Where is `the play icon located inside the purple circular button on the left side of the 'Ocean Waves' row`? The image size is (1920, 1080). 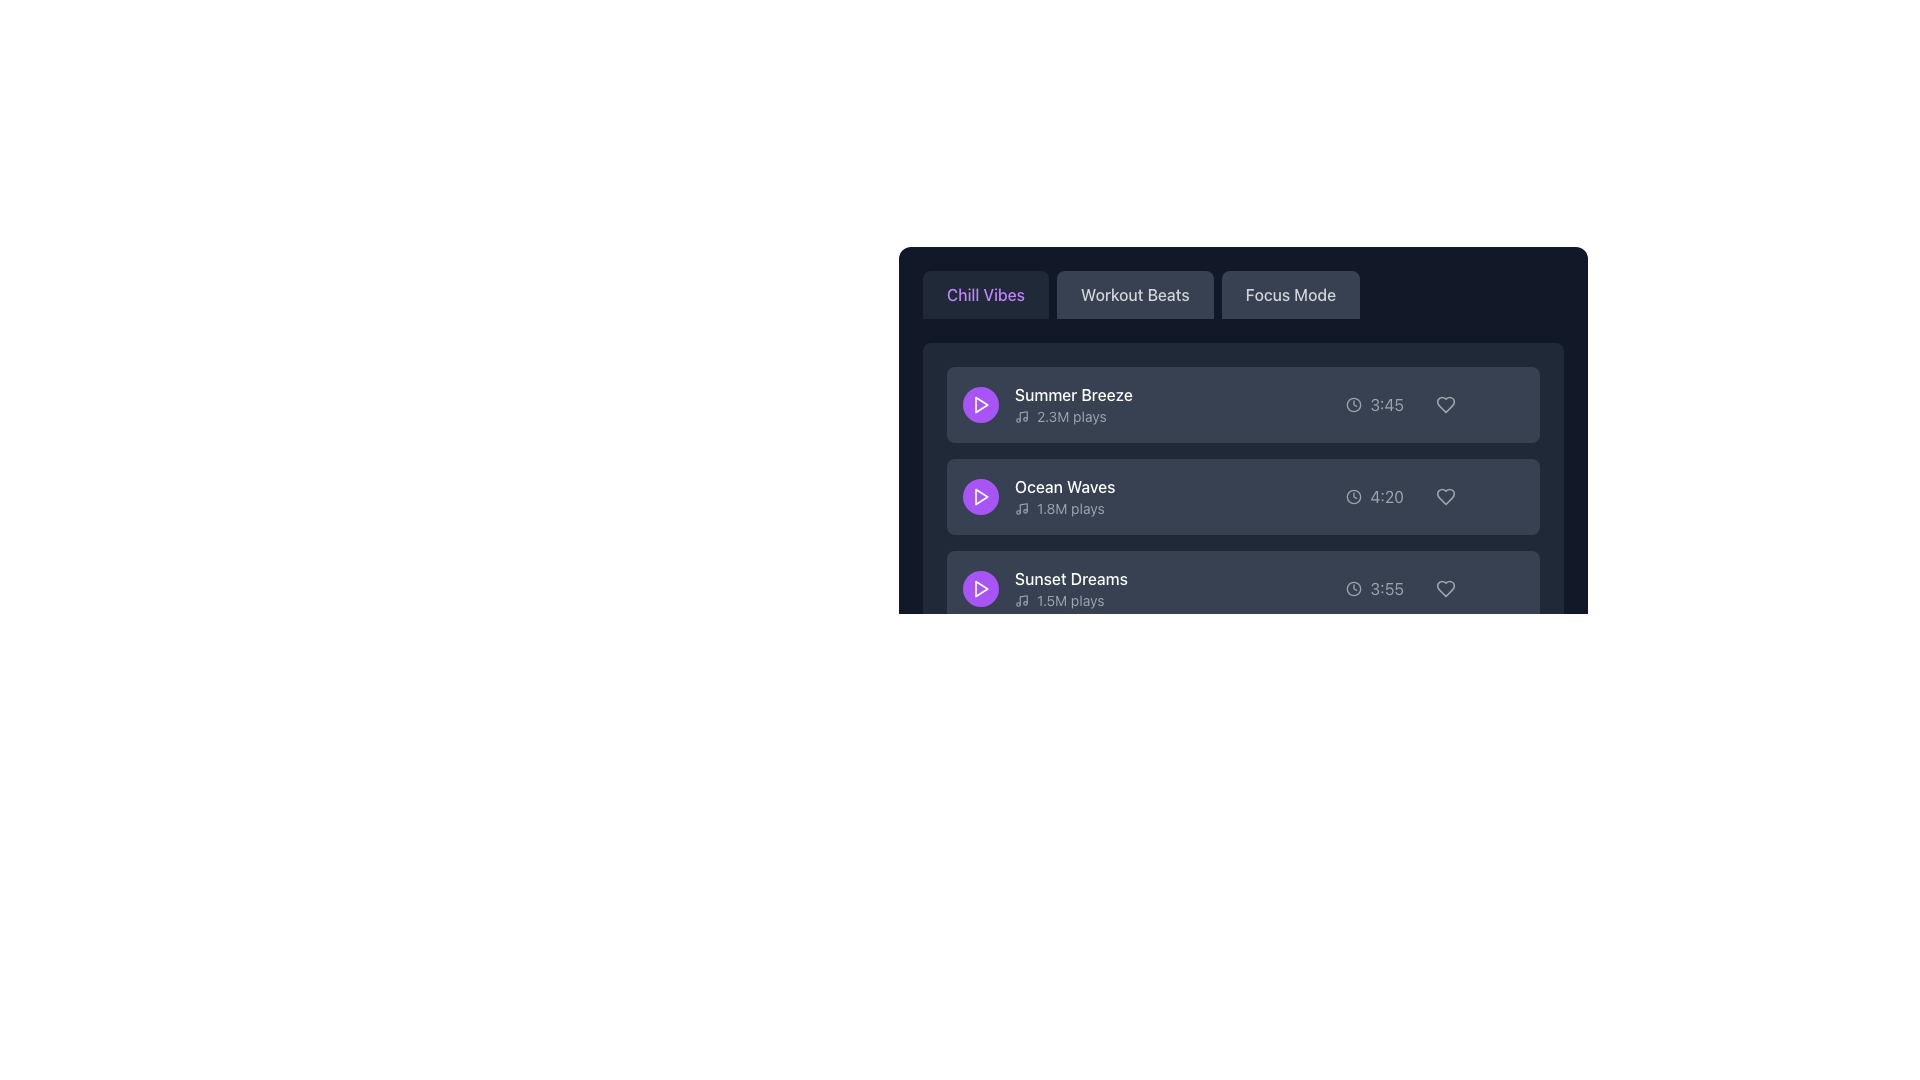
the play icon located inside the purple circular button on the left side of the 'Ocean Waves' row is located at coordinates (980, 496).